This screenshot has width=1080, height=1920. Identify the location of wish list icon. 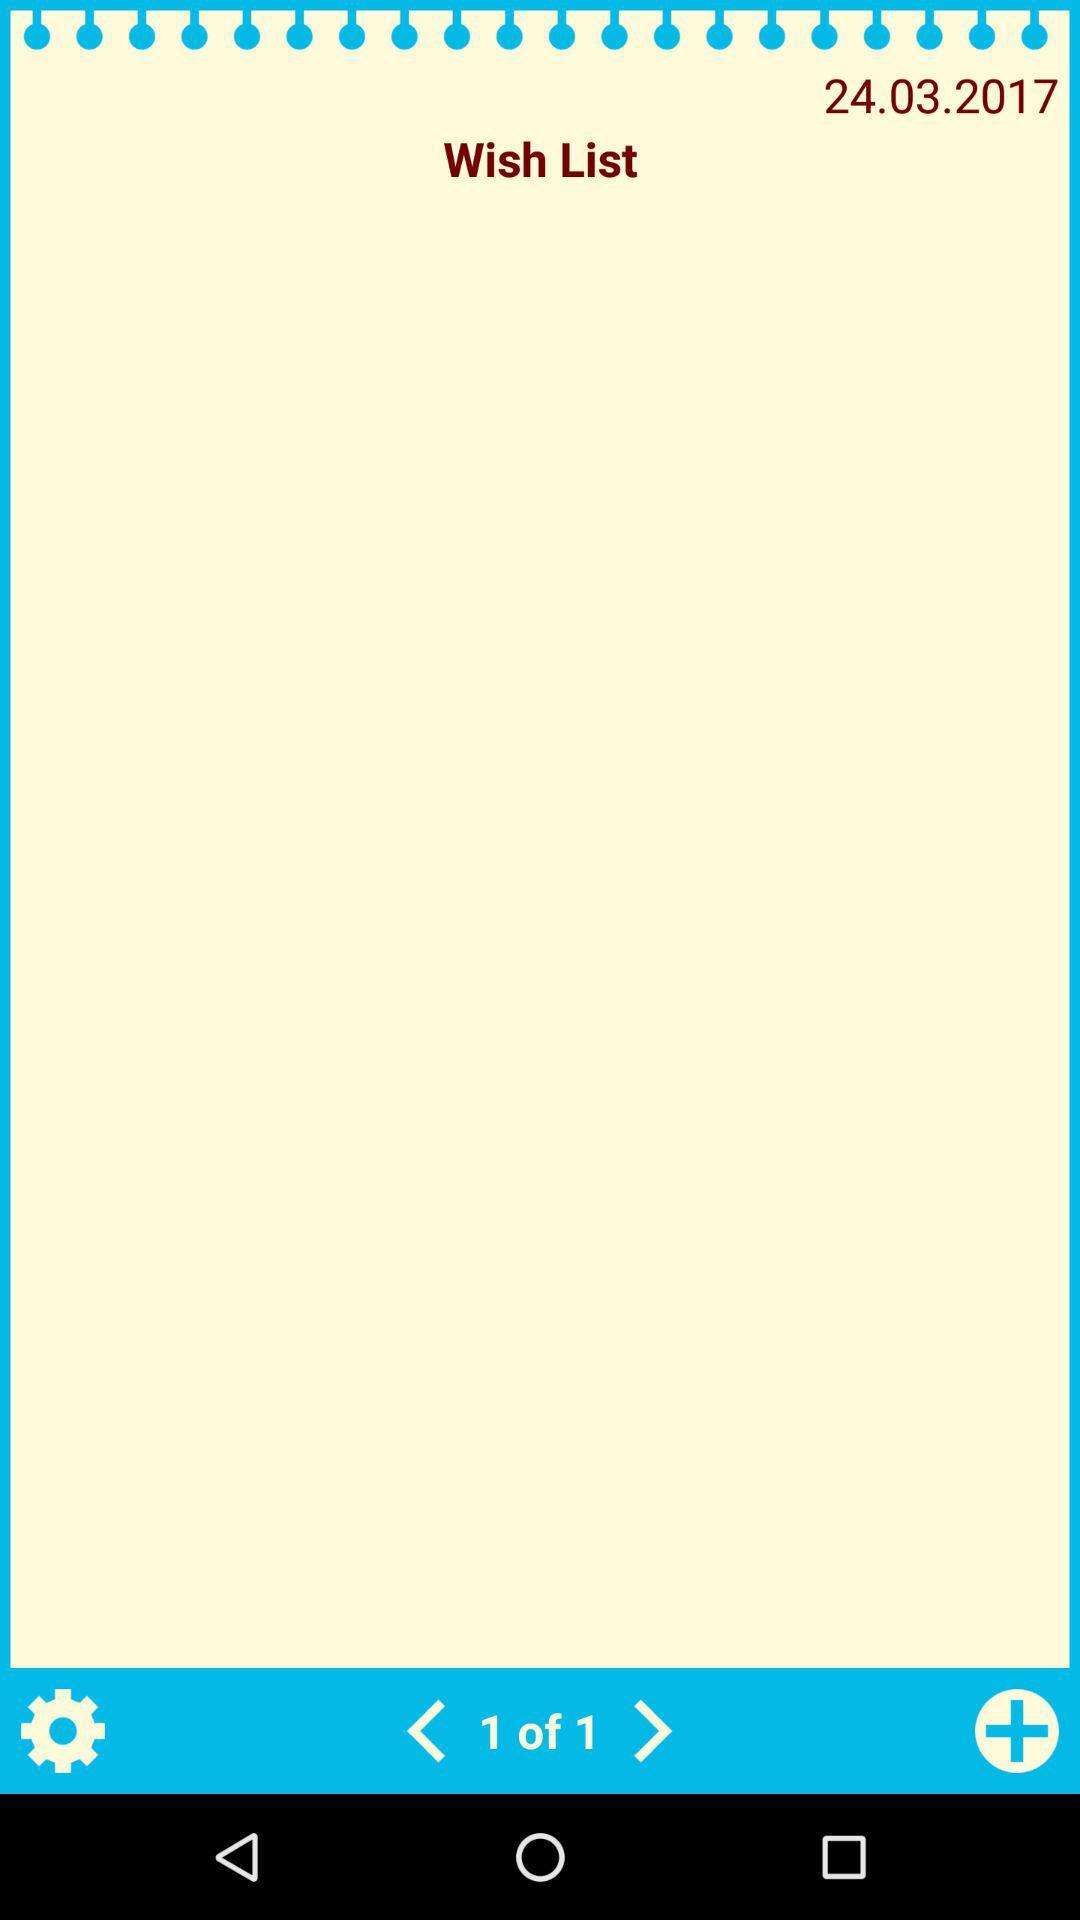
(540, 157).